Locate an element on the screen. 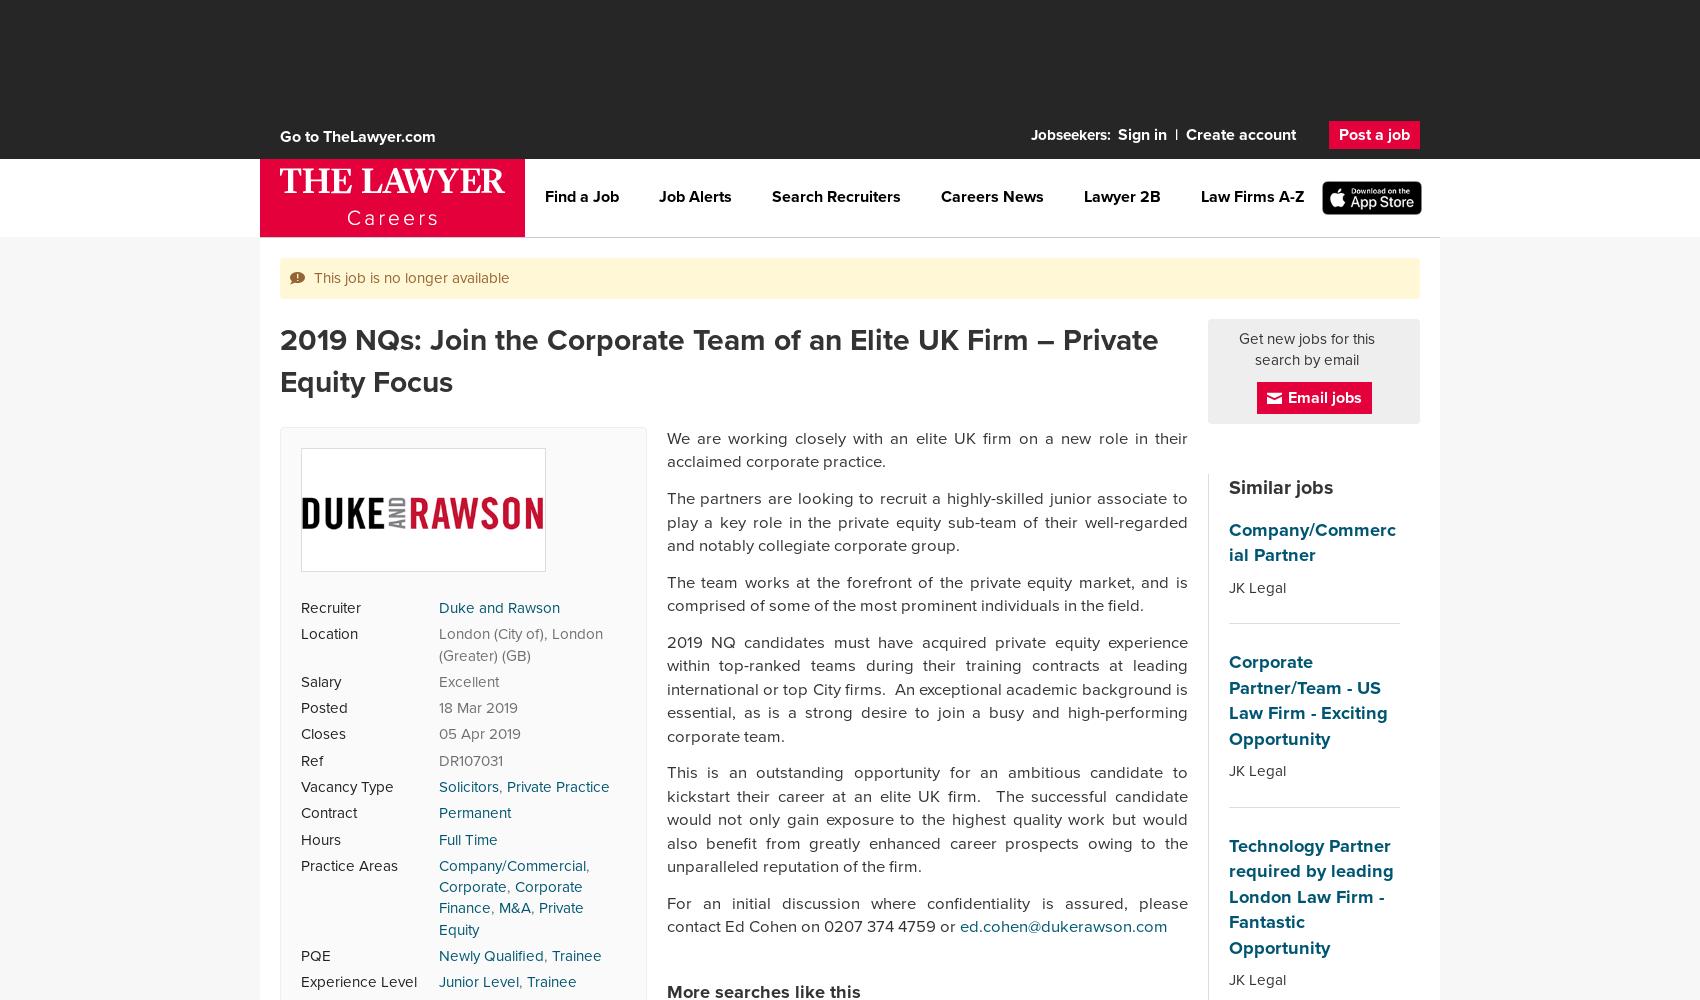 This screenshot has width=1700, height=1000. 'Find a Job' is located at coordinates (581, 195).